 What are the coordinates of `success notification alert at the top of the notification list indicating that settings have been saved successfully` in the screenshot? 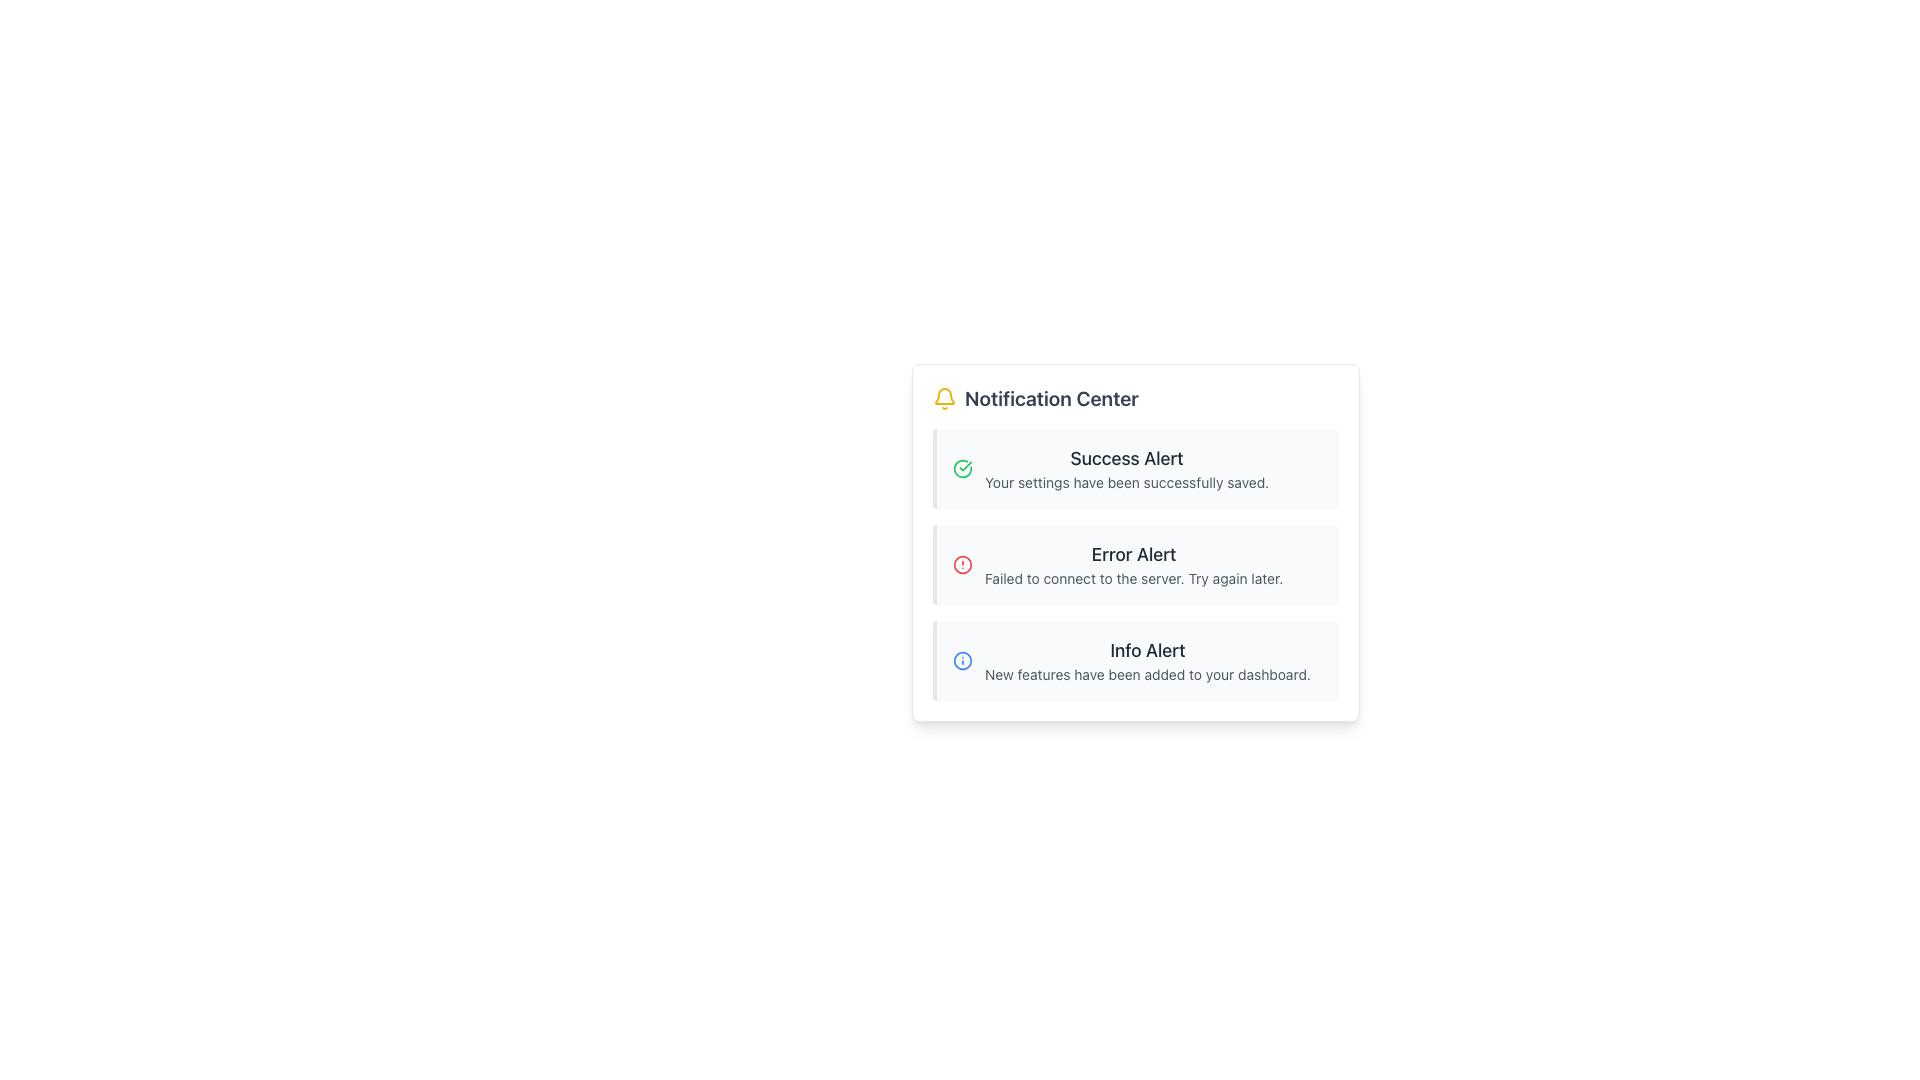 It's located at (1136, 469).